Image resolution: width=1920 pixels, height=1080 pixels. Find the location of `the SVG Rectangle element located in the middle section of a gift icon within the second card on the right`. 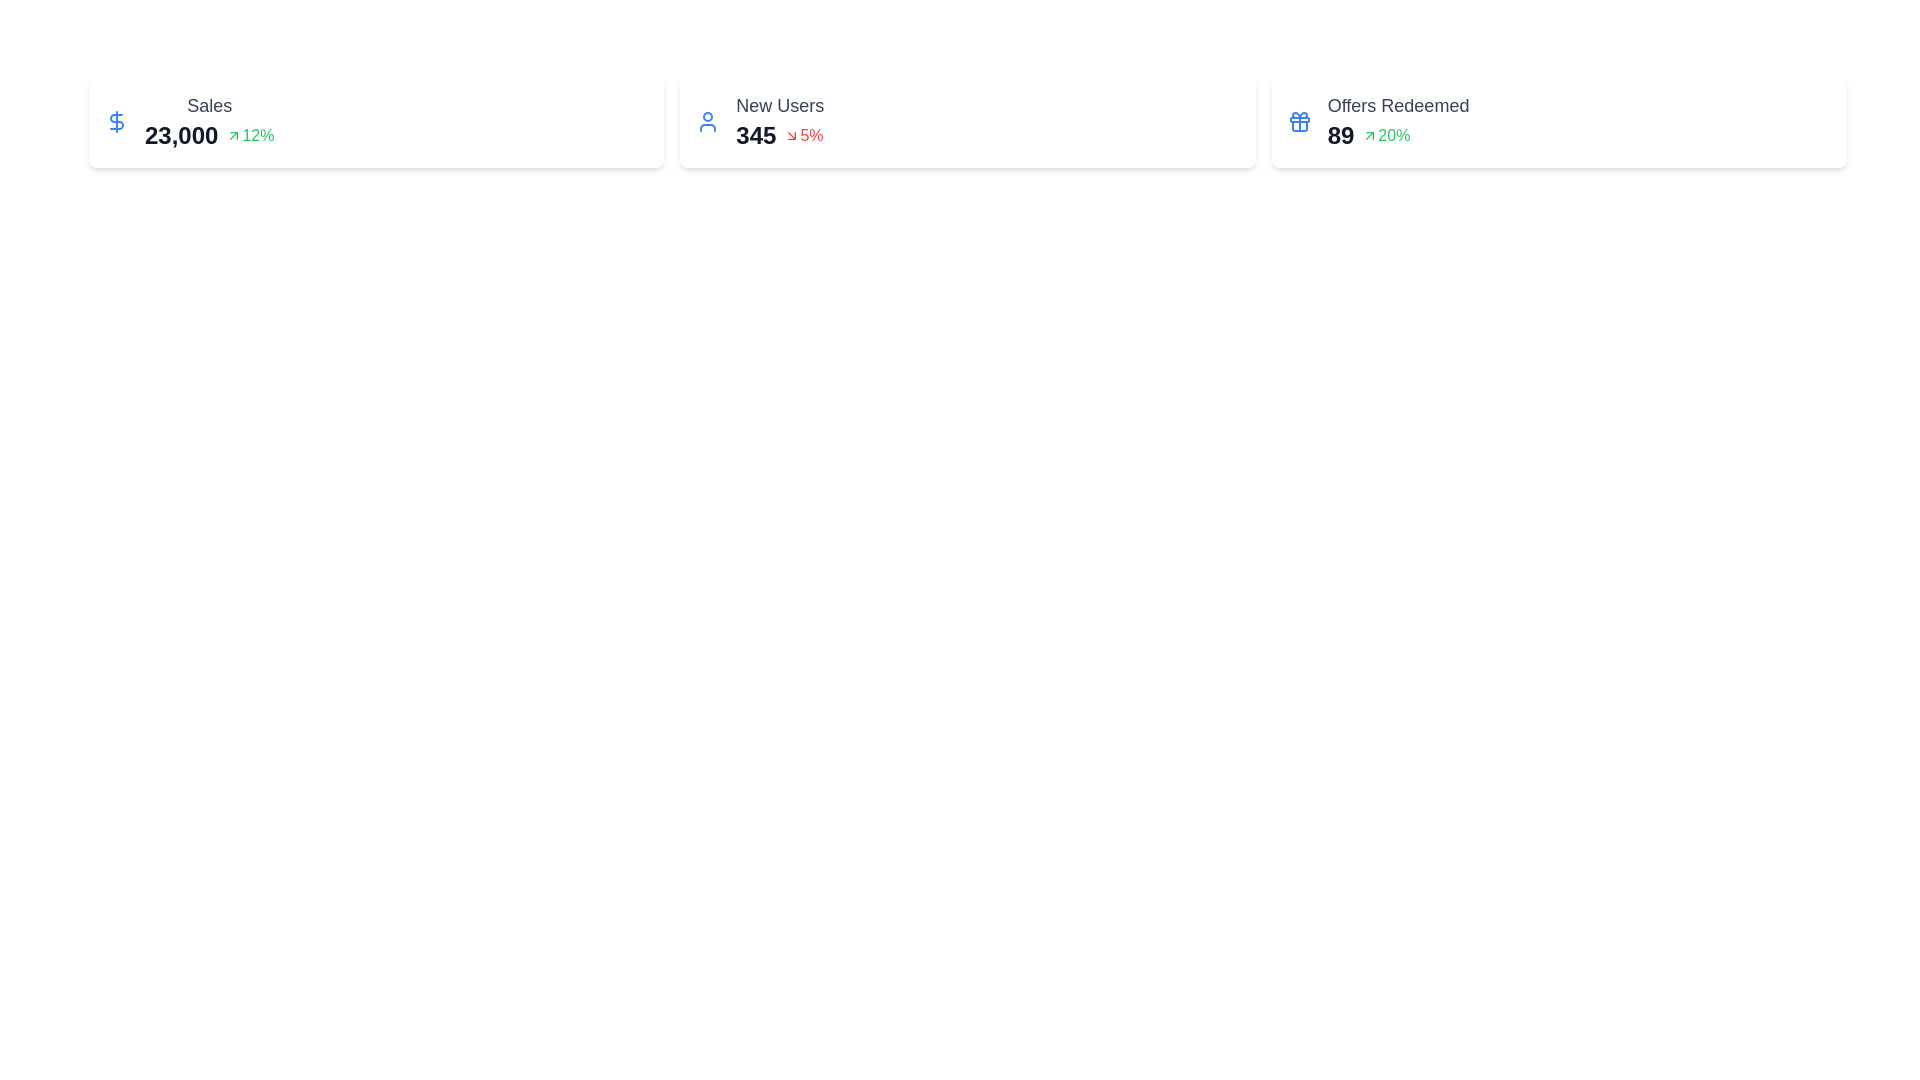

the SVG Rectangle element located in the middle section of a gift icon within the second card on the right is located at coordinates (1299, 119).